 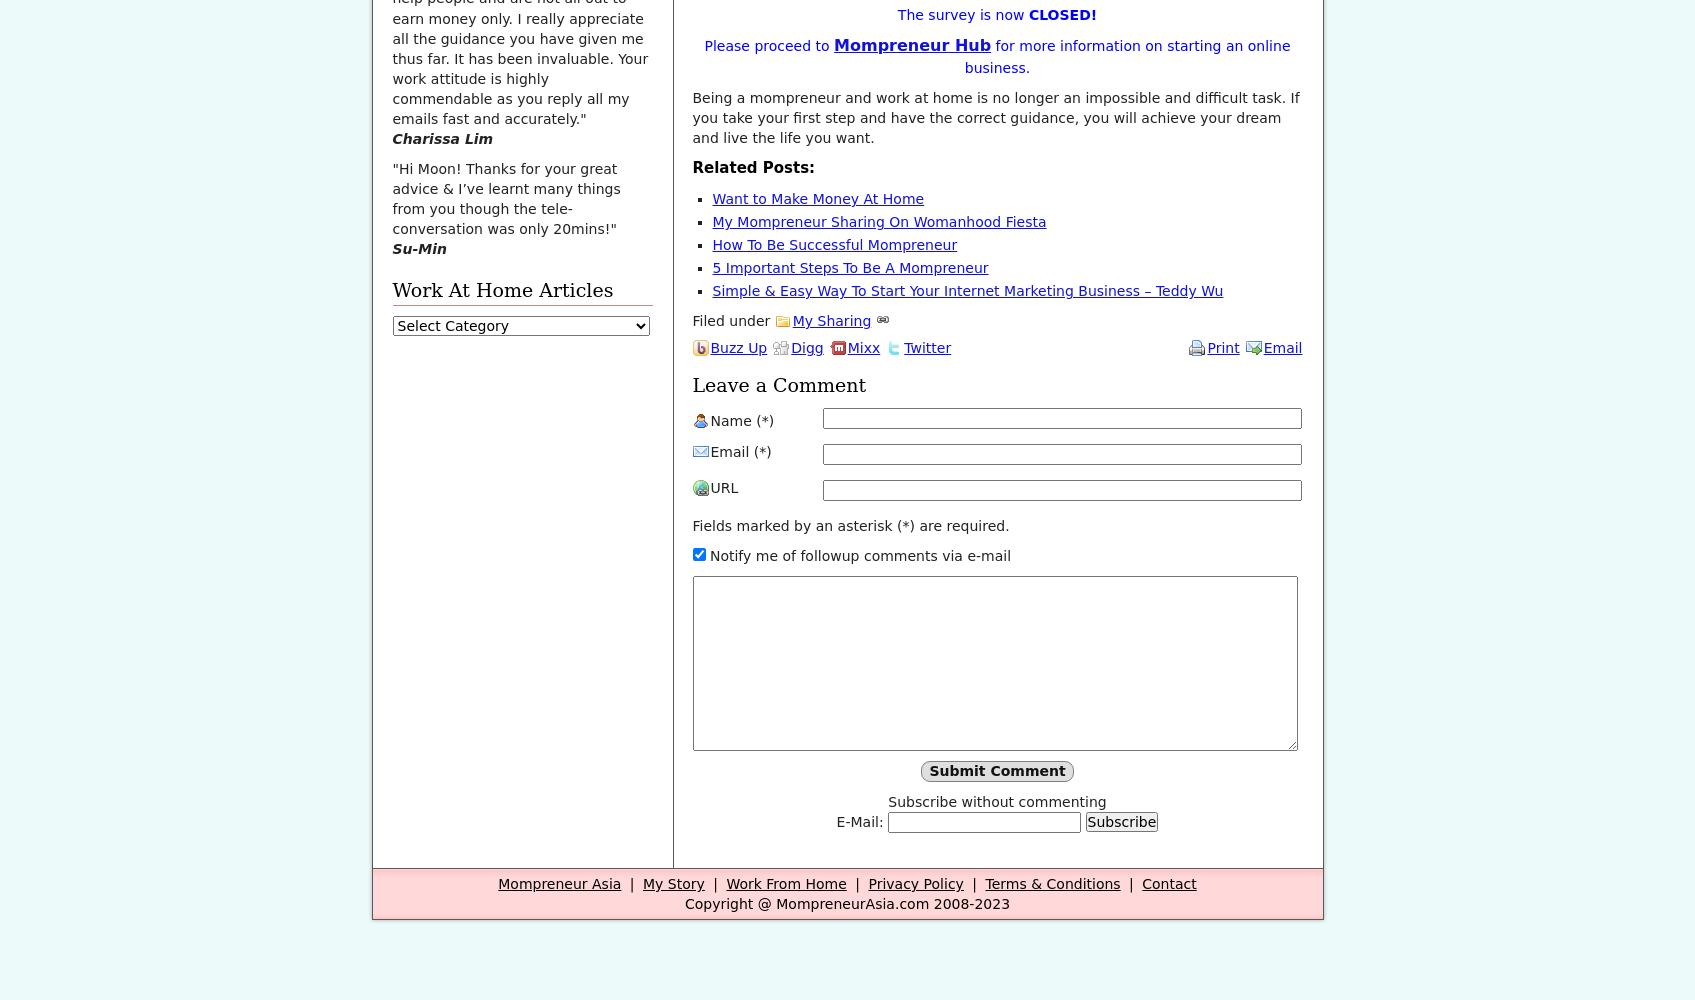 What do you see at coordinates (967, 291) in the screenshot?
I see `'Simple & Easy Way To Start Your Internet Marketing Business – Teddy Wu'` at bounding box center [967, 291].